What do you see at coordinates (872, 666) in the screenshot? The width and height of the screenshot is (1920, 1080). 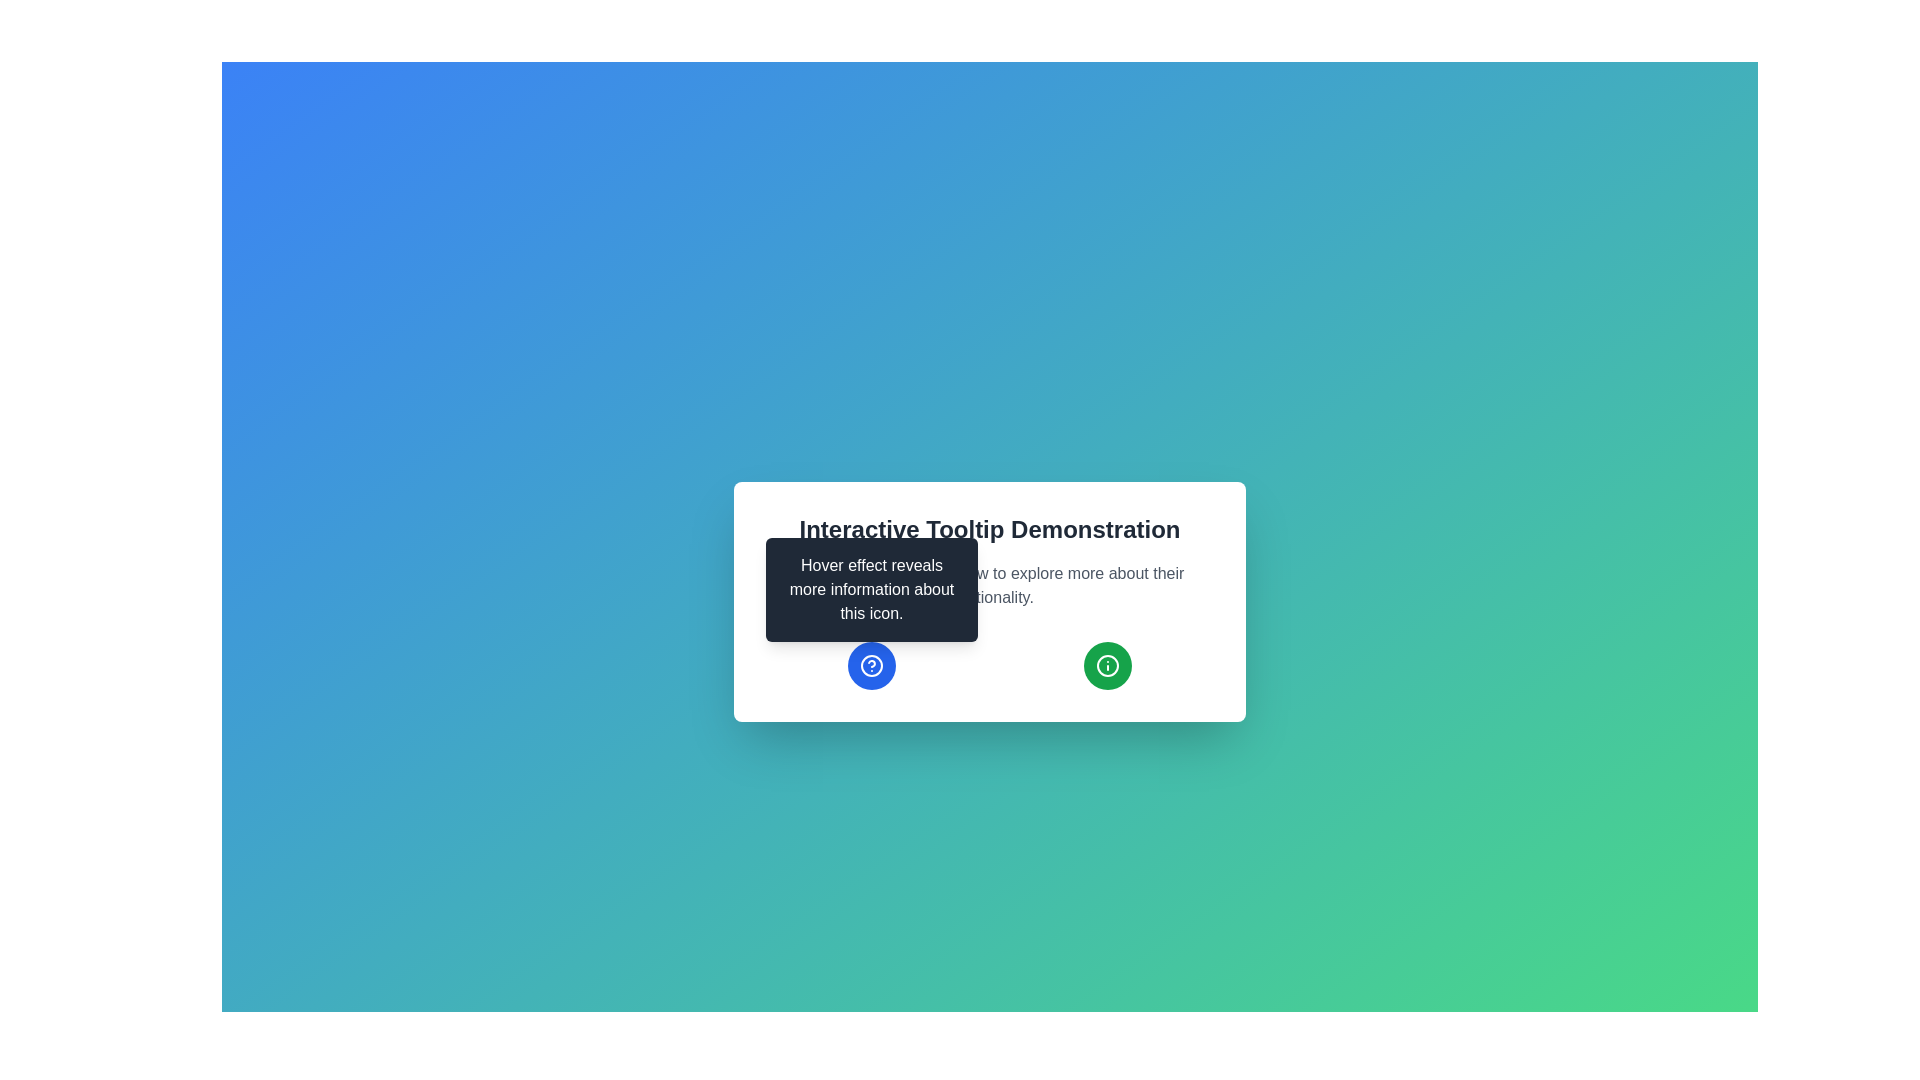 I see `the circular blue button with a white border and question mark icon located in the lower-left part of the two-column grid layout` at bounding box center [872, 666].